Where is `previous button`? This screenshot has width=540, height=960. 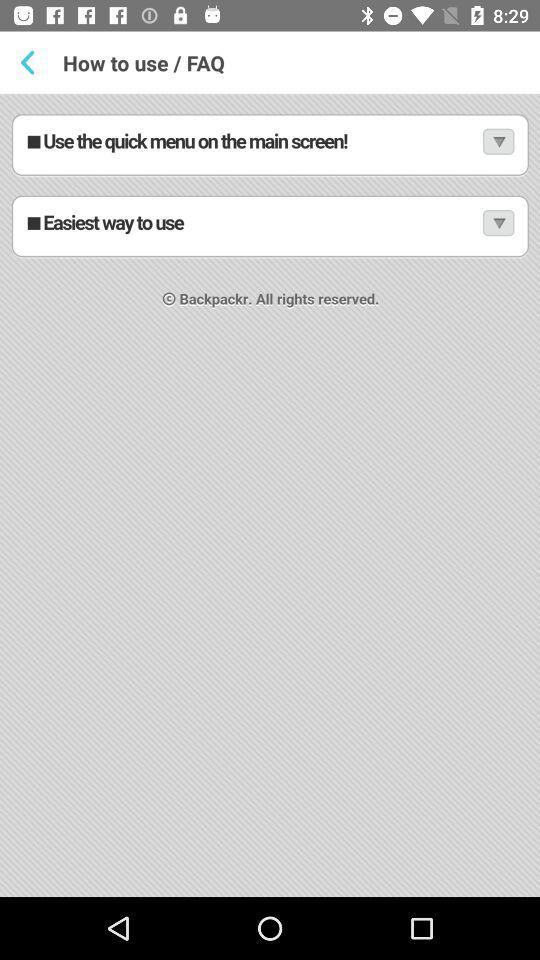
previous button is located at coordinates (30, 62).